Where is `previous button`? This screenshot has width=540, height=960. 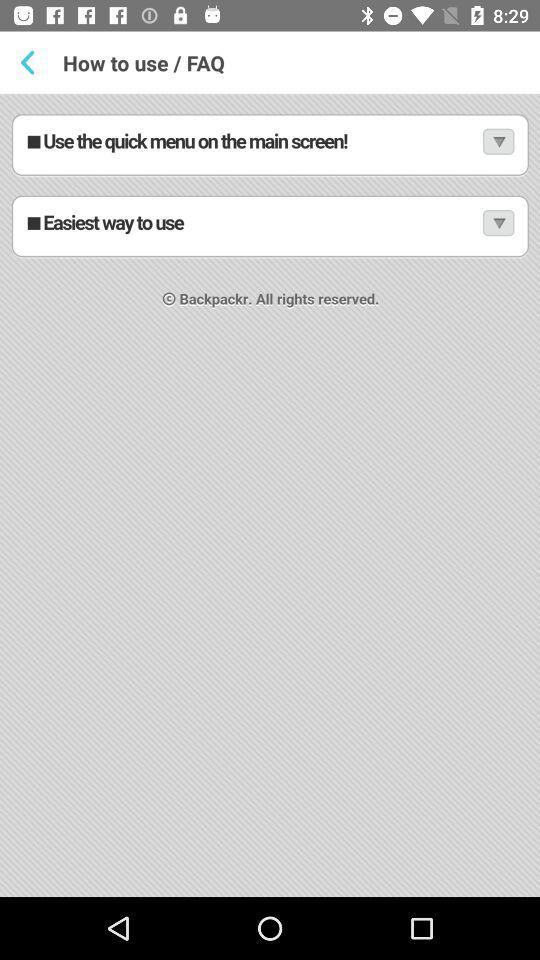
previous button is located at coordinates (30, 62).